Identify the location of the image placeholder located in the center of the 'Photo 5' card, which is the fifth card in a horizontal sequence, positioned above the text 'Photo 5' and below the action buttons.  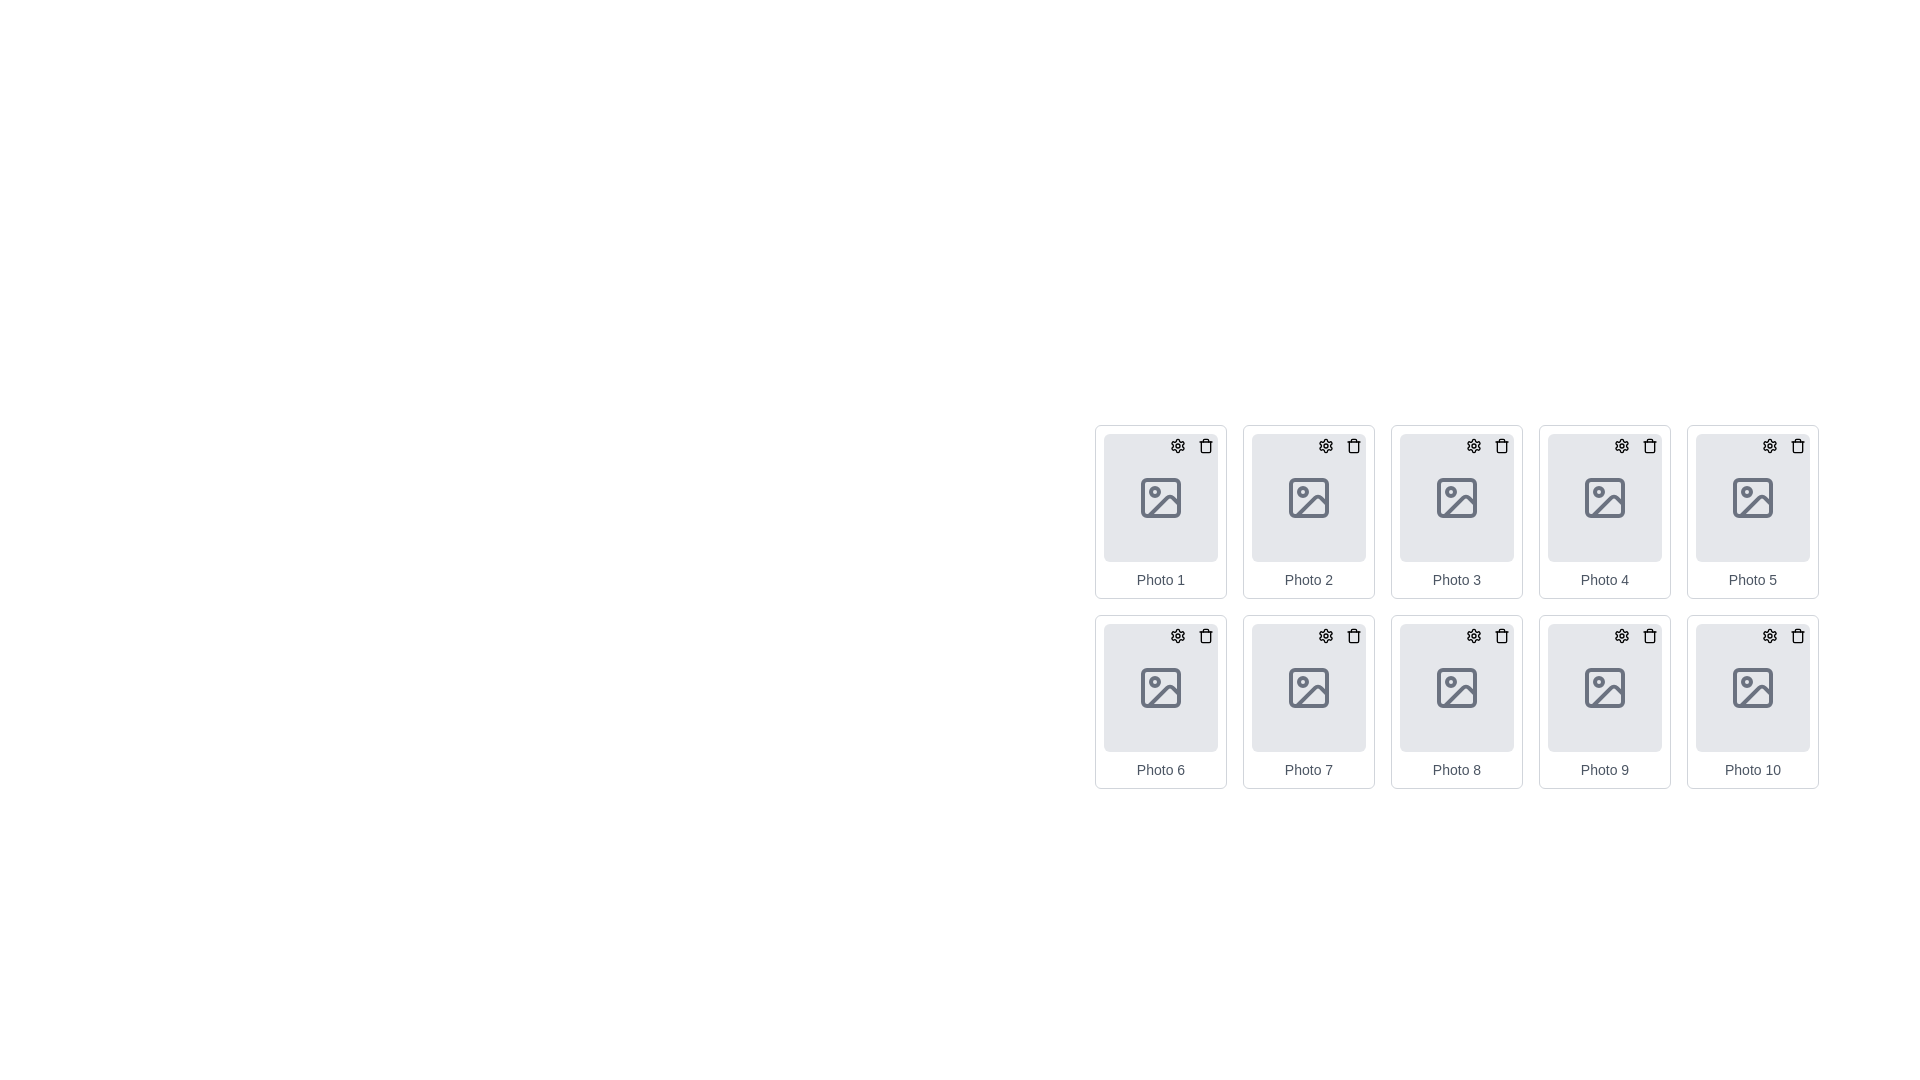
(1751, 496).